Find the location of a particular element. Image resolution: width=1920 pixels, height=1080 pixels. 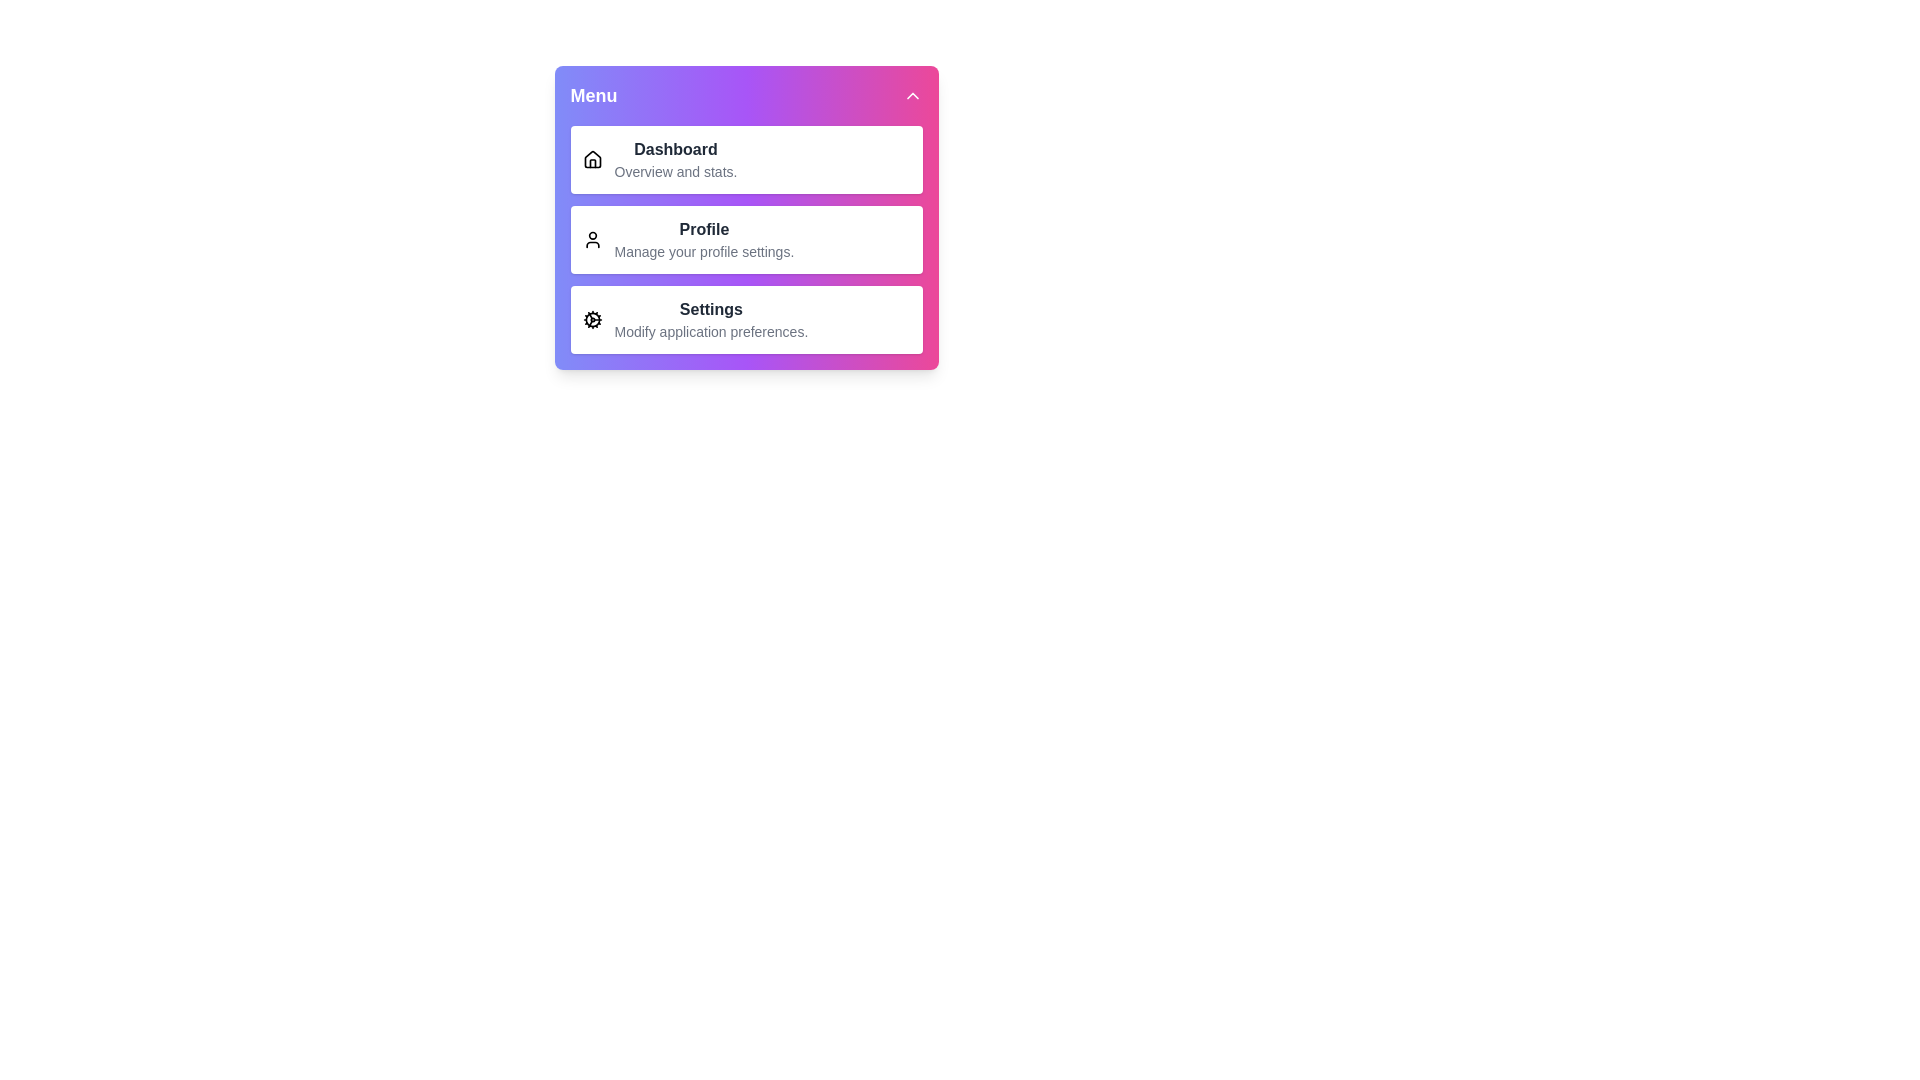

the icon of the menu item labeled Dashboard is located at coordinates (591, 158).